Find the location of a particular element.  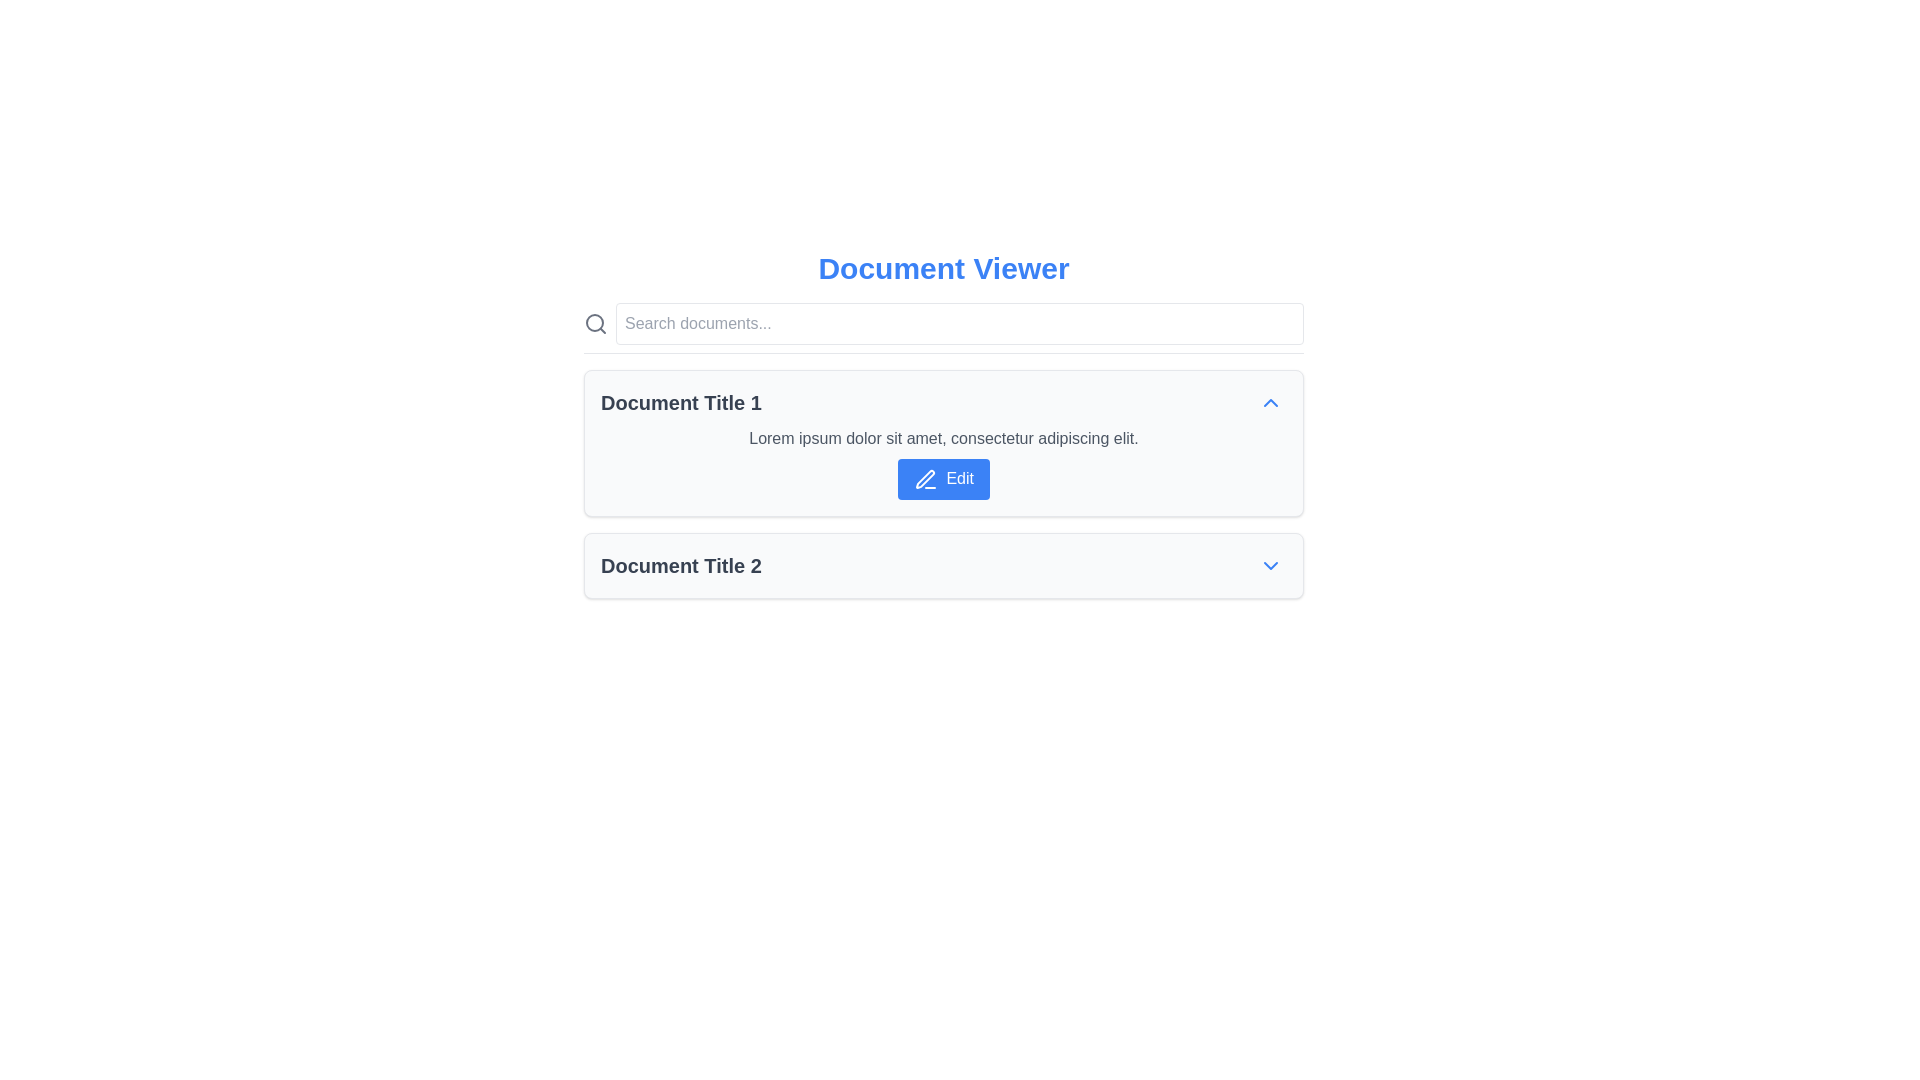

the edit button located within the card titled 'Document Title 1', which is positioned below the text snippet 'Lorem ipsum dolor sit amet, consectetur adipiscing elit.' is located at coordinates (943, 479).